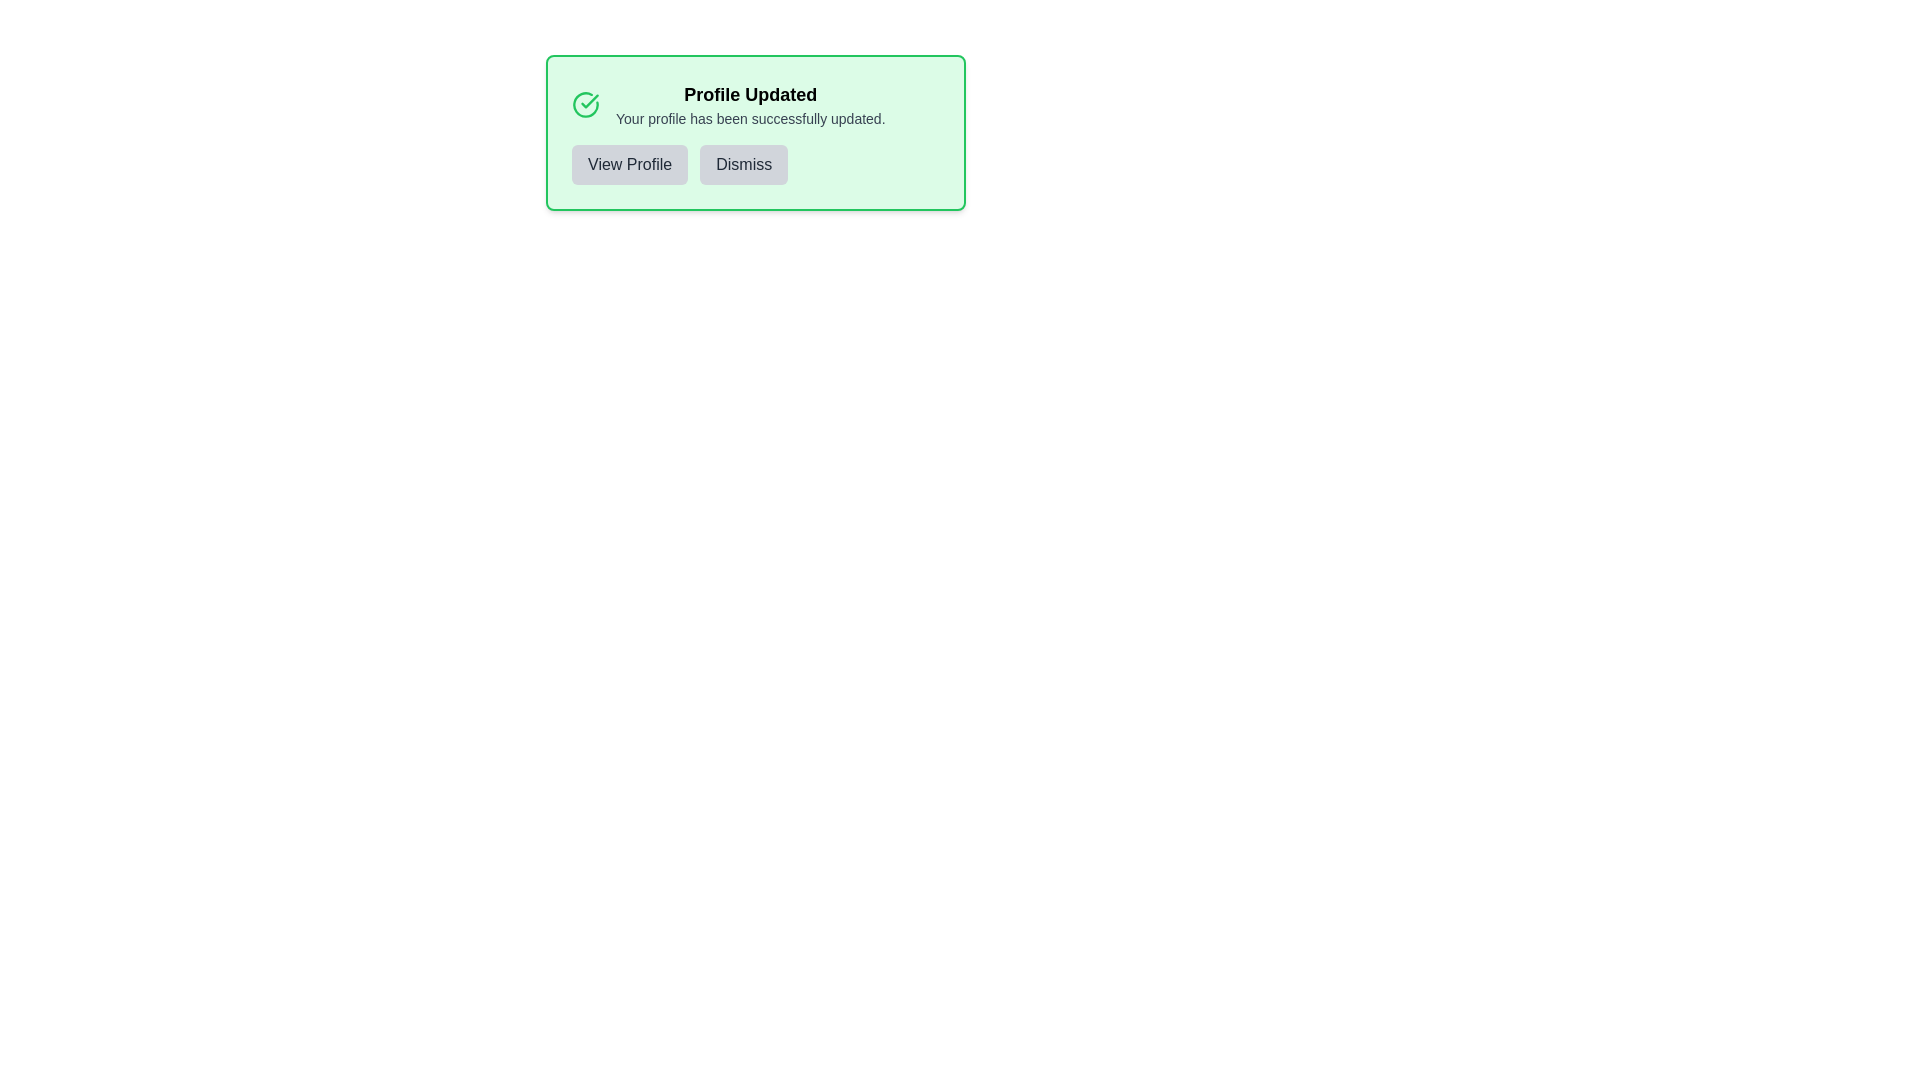 The width and height of the screenshot is (1920, 1080). I want to click on text from the notification message element that indicates 'Profile Updated' and 'Your profile has been successfully updated.', so click(749, 104).